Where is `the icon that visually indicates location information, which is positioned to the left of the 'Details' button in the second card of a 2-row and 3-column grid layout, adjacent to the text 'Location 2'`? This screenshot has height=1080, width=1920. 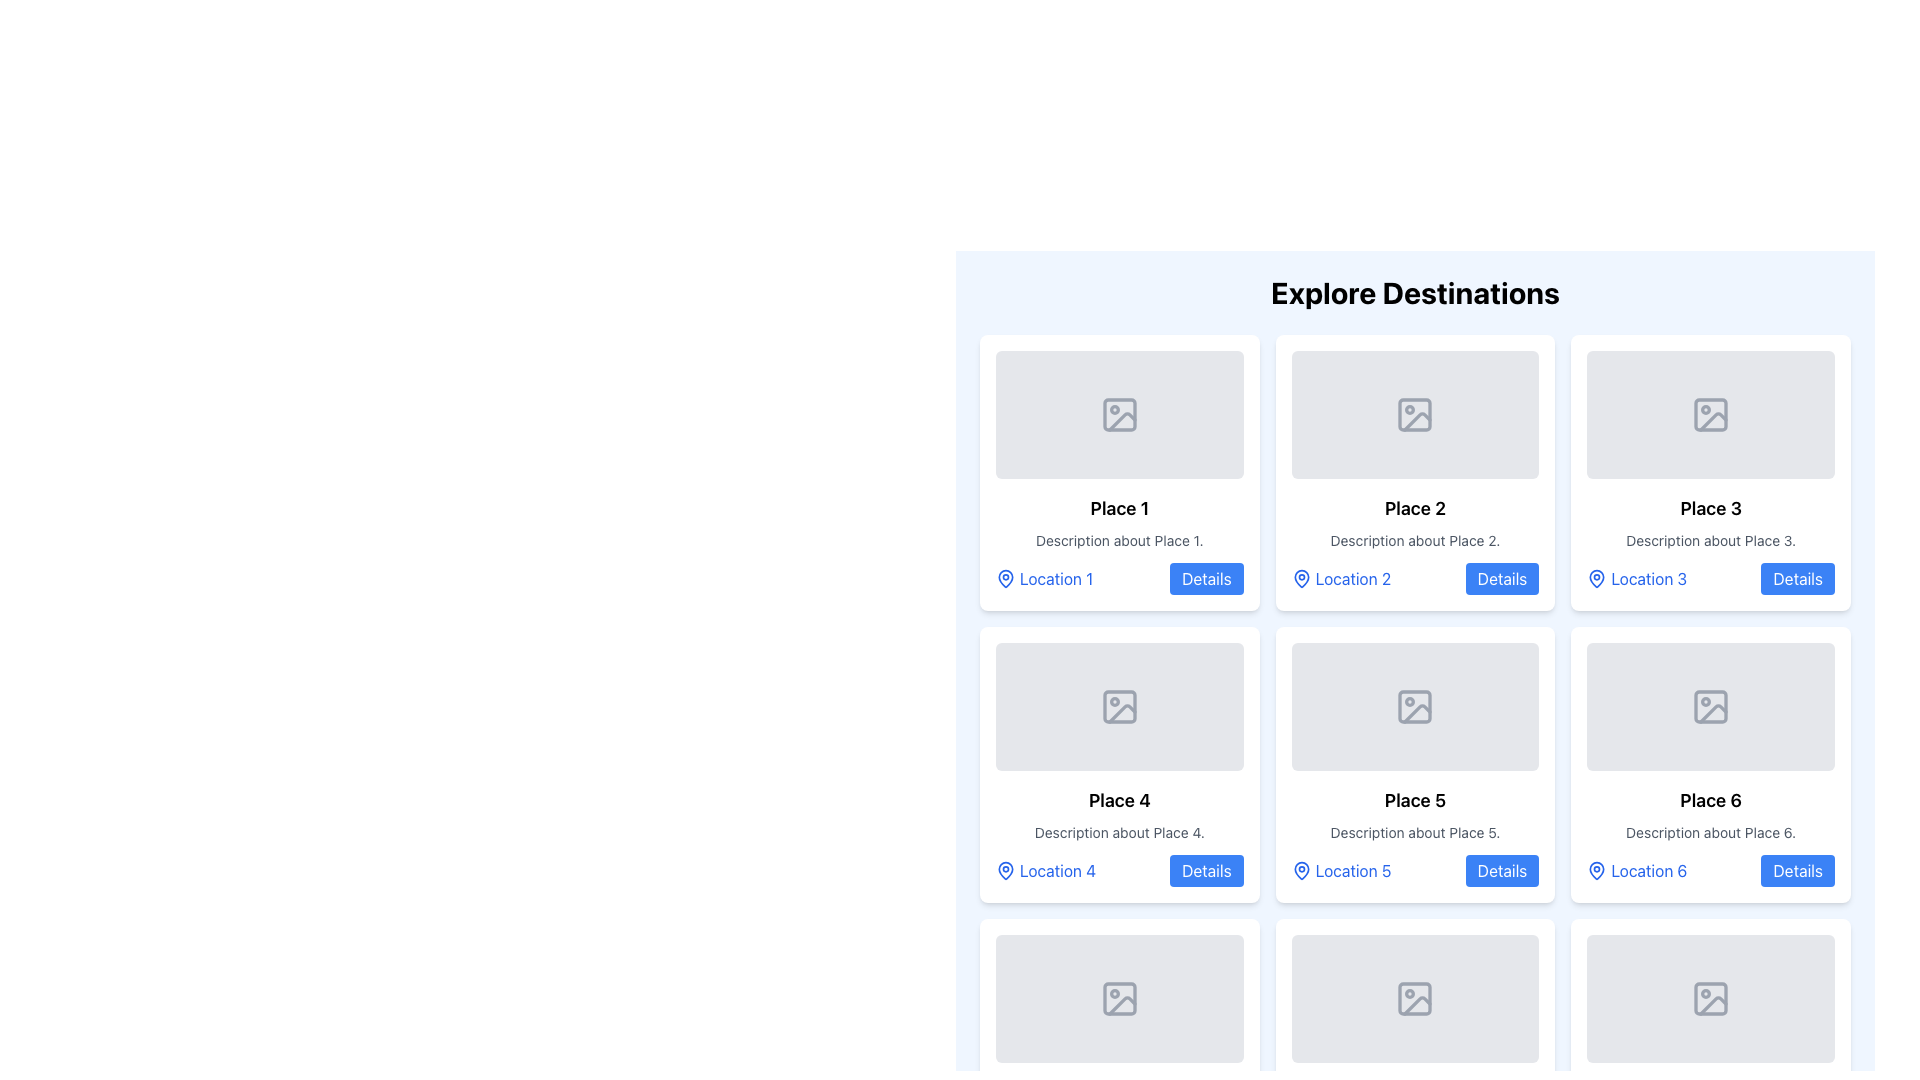
the icon that visually indicates location information, which is positioned to the left of the 'Details' button in the second card of a 2-row and 3-column grid layout, adjacent to the text 'Location 2' is located at coordinates (1301, 578).